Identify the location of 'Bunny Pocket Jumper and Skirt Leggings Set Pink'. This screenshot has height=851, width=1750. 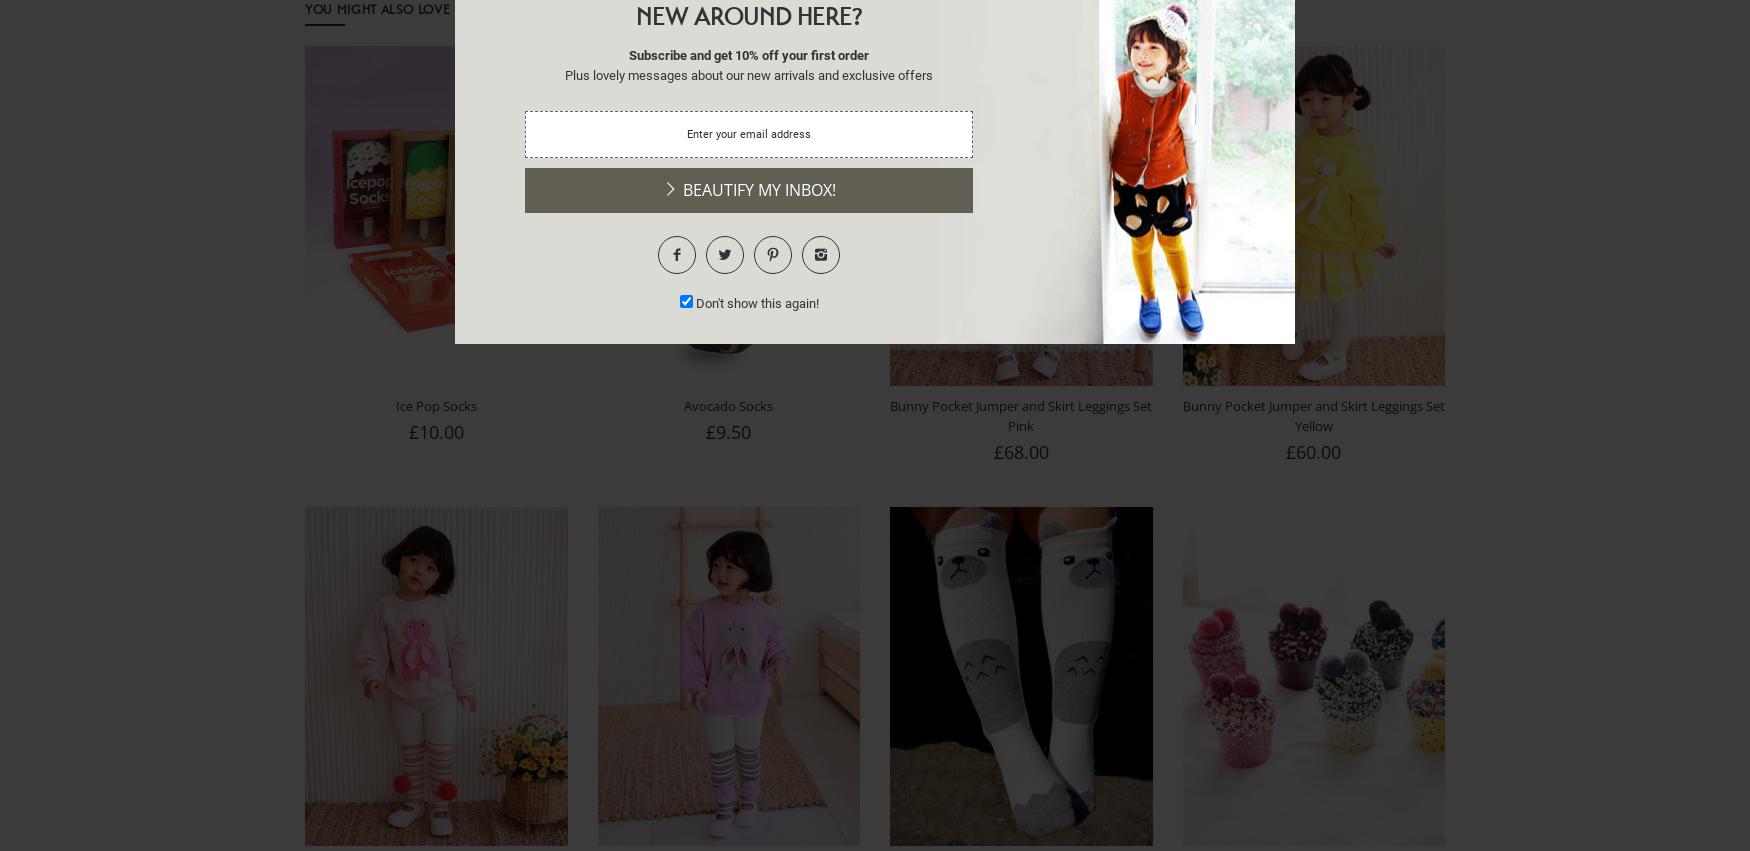
(1019, 414).